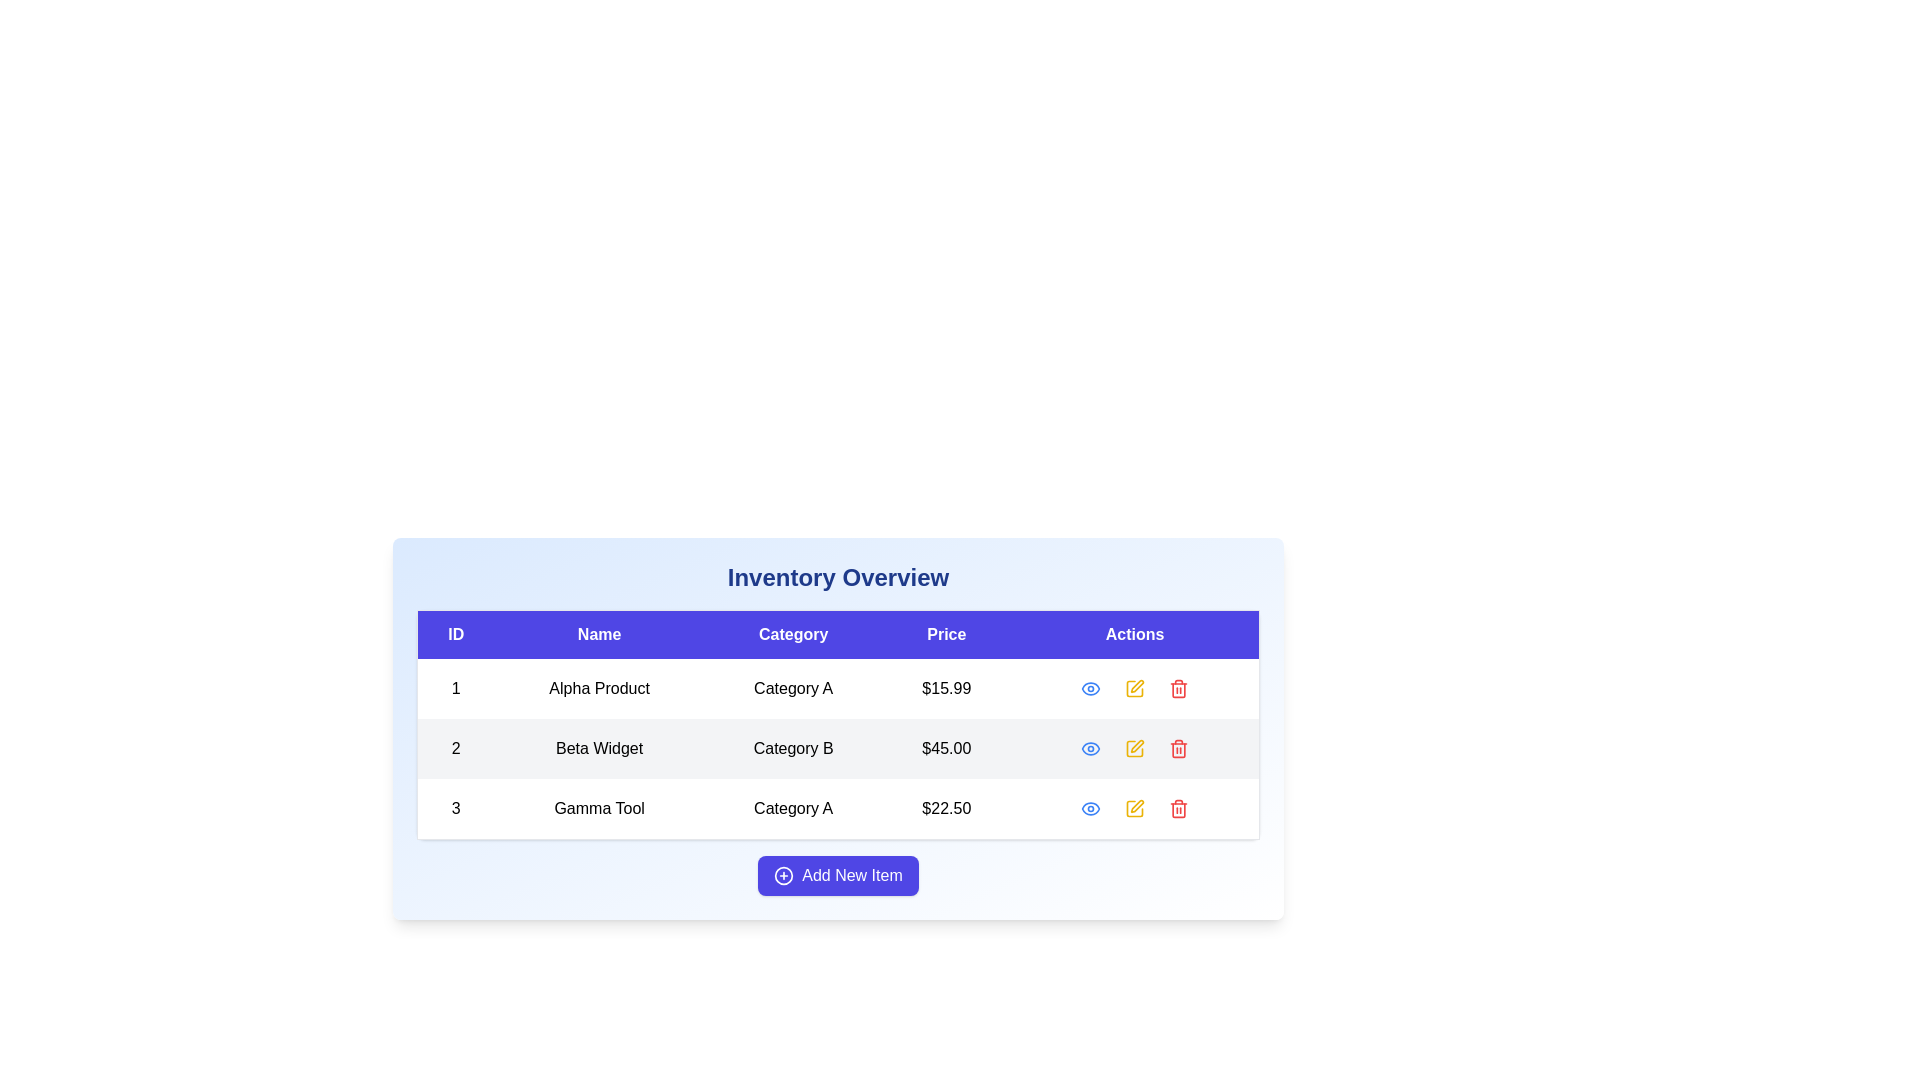 This screenshot has width=1920, height=1080. What do you see at coordinates (1135, 748) in the screenshot?
I see `the edit button located in the middle row of the inventory table in the 'Actions' column` at bounding box center [1135, 748].